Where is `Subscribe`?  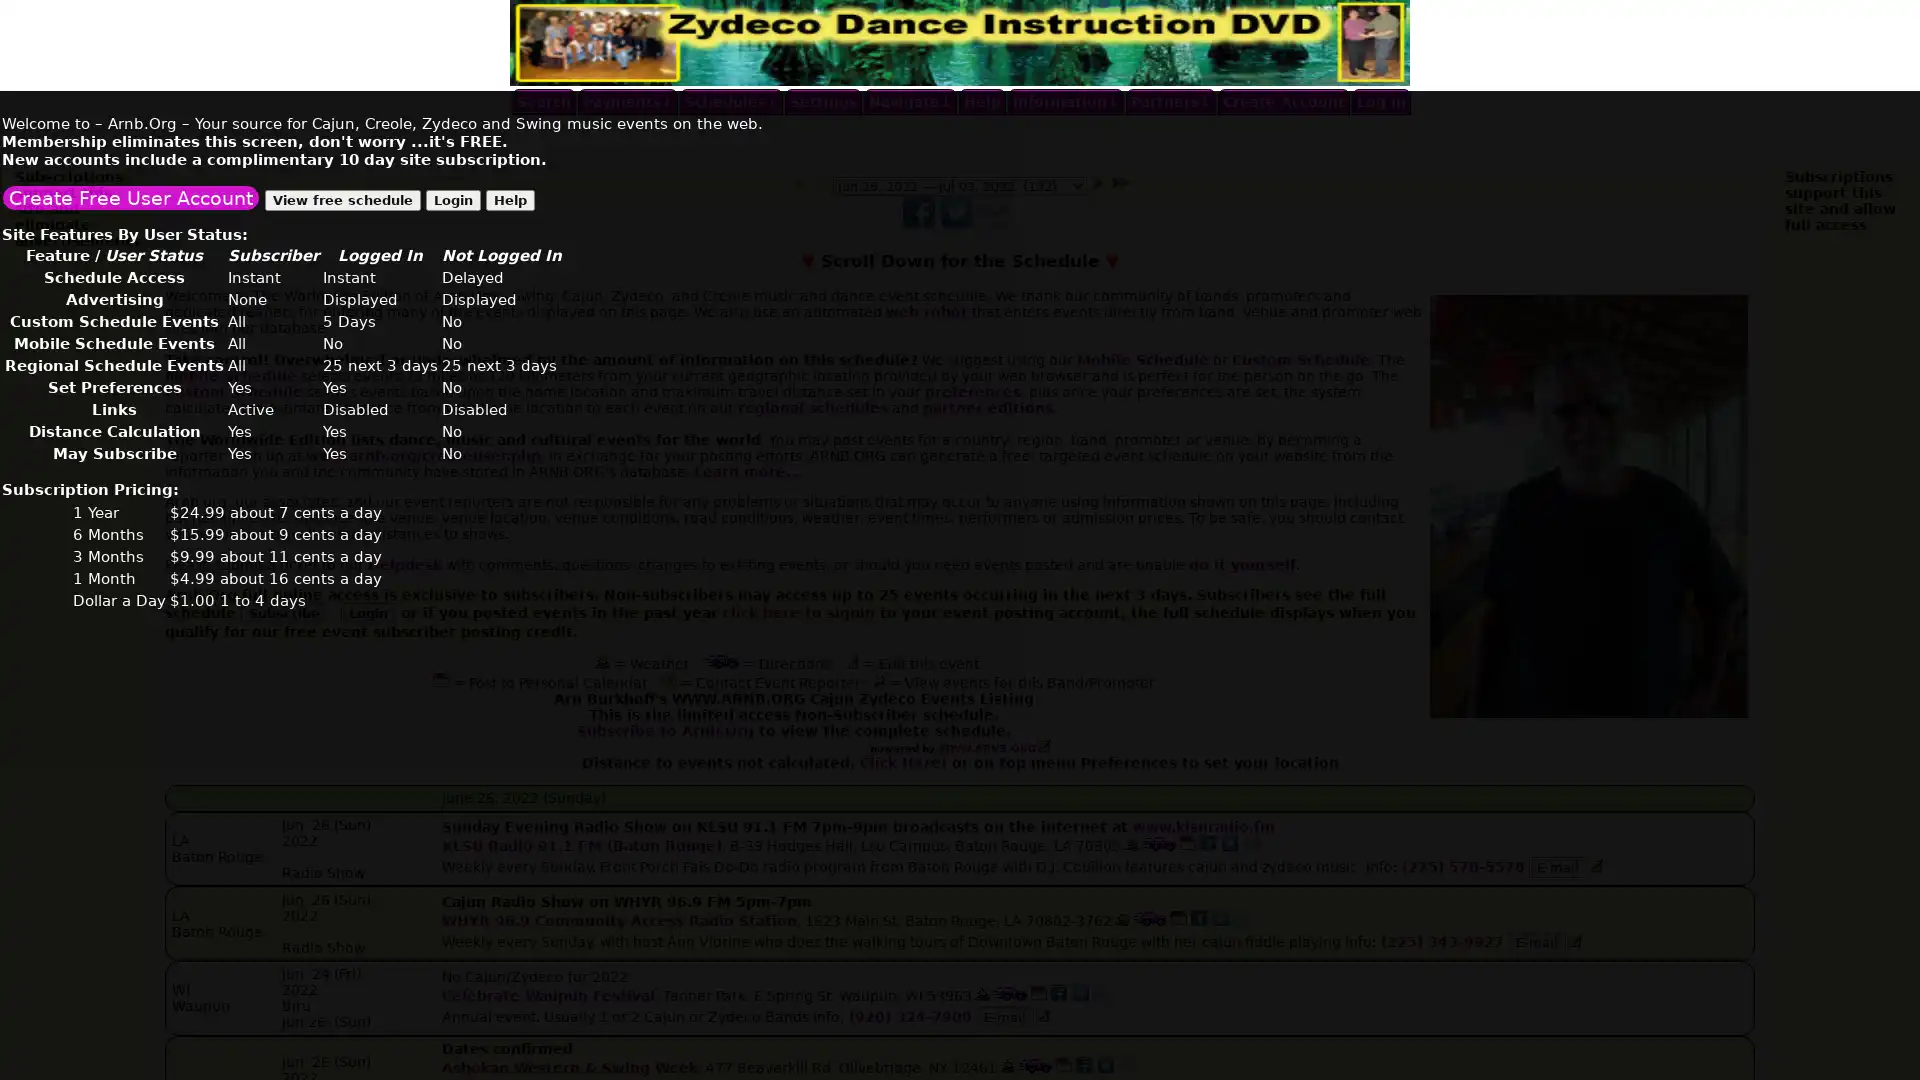 Subscribe is located at coordinates (283, 612).